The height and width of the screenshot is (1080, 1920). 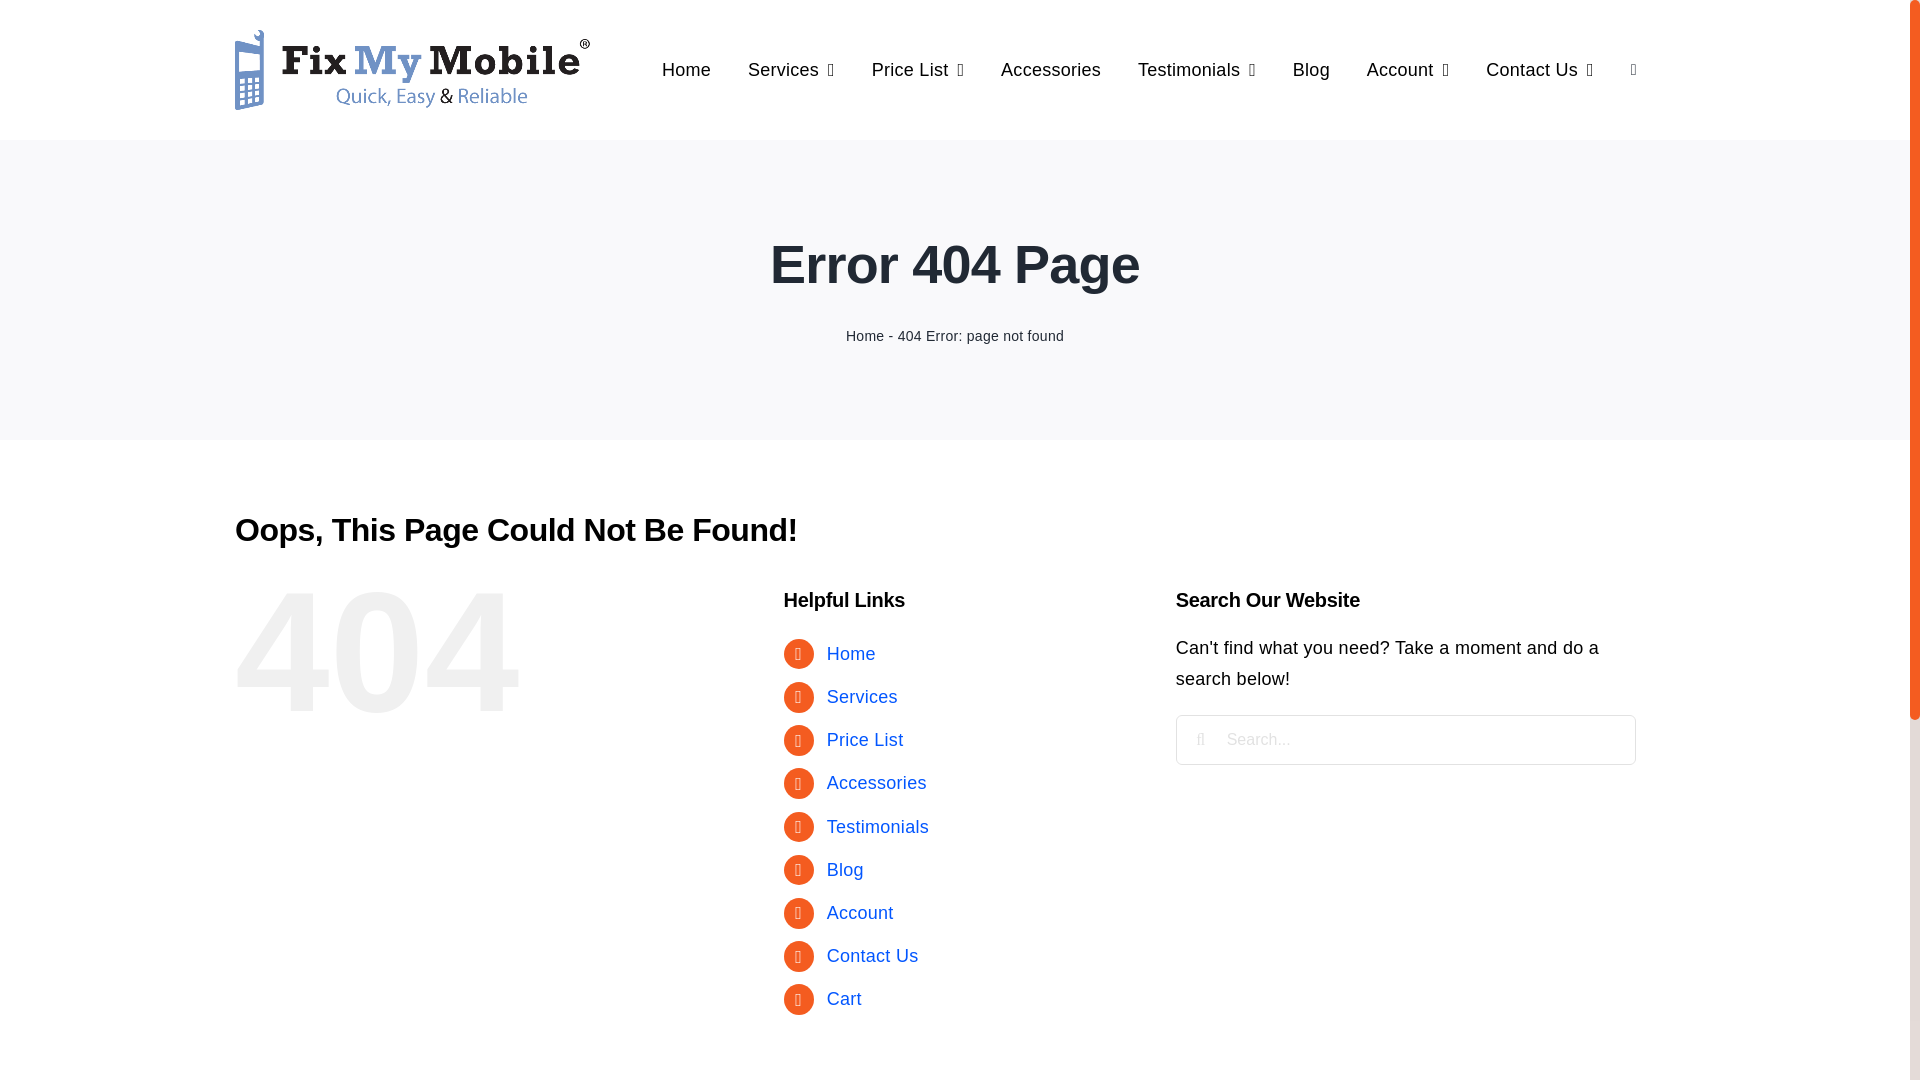 I want to click on 'Contact Us', so click(x=1539, y=68).